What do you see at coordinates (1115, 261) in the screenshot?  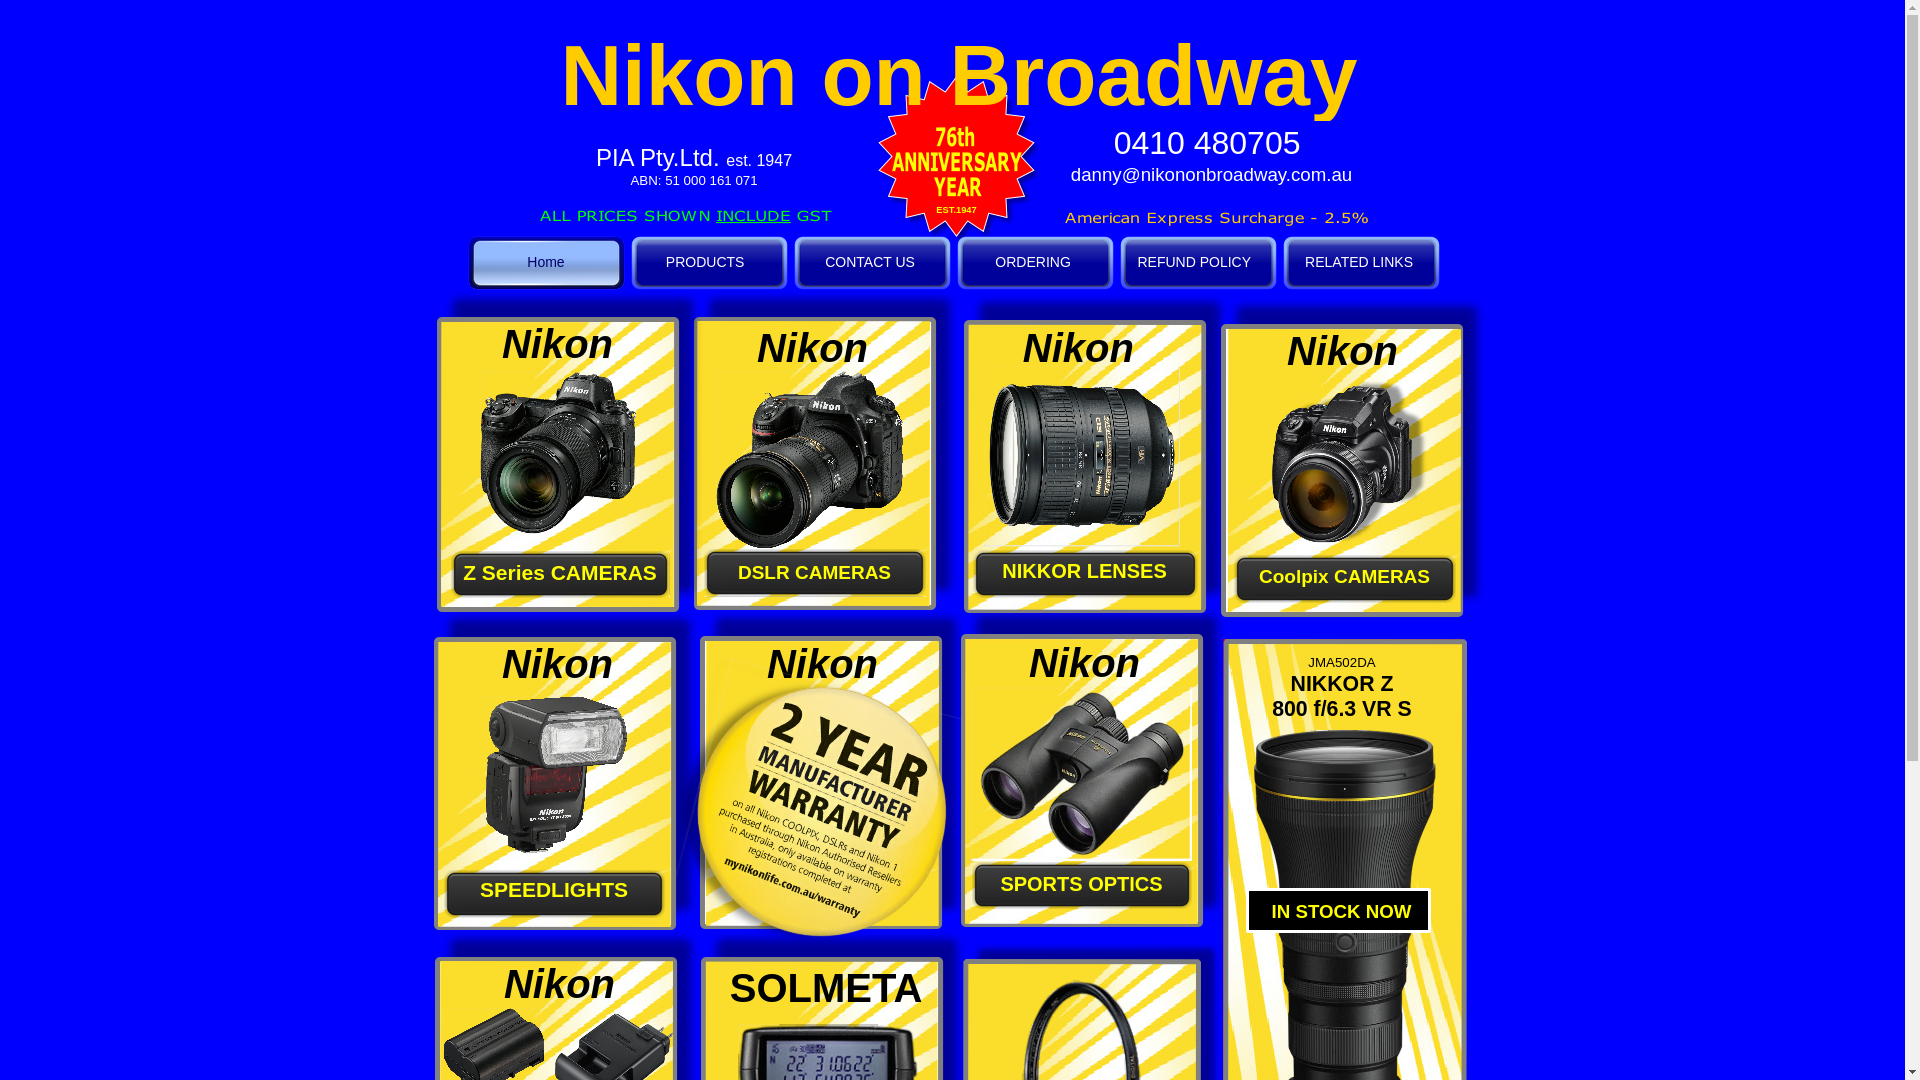 I see `'REFUND POLICY  '` at bounding box center [1115, 261].